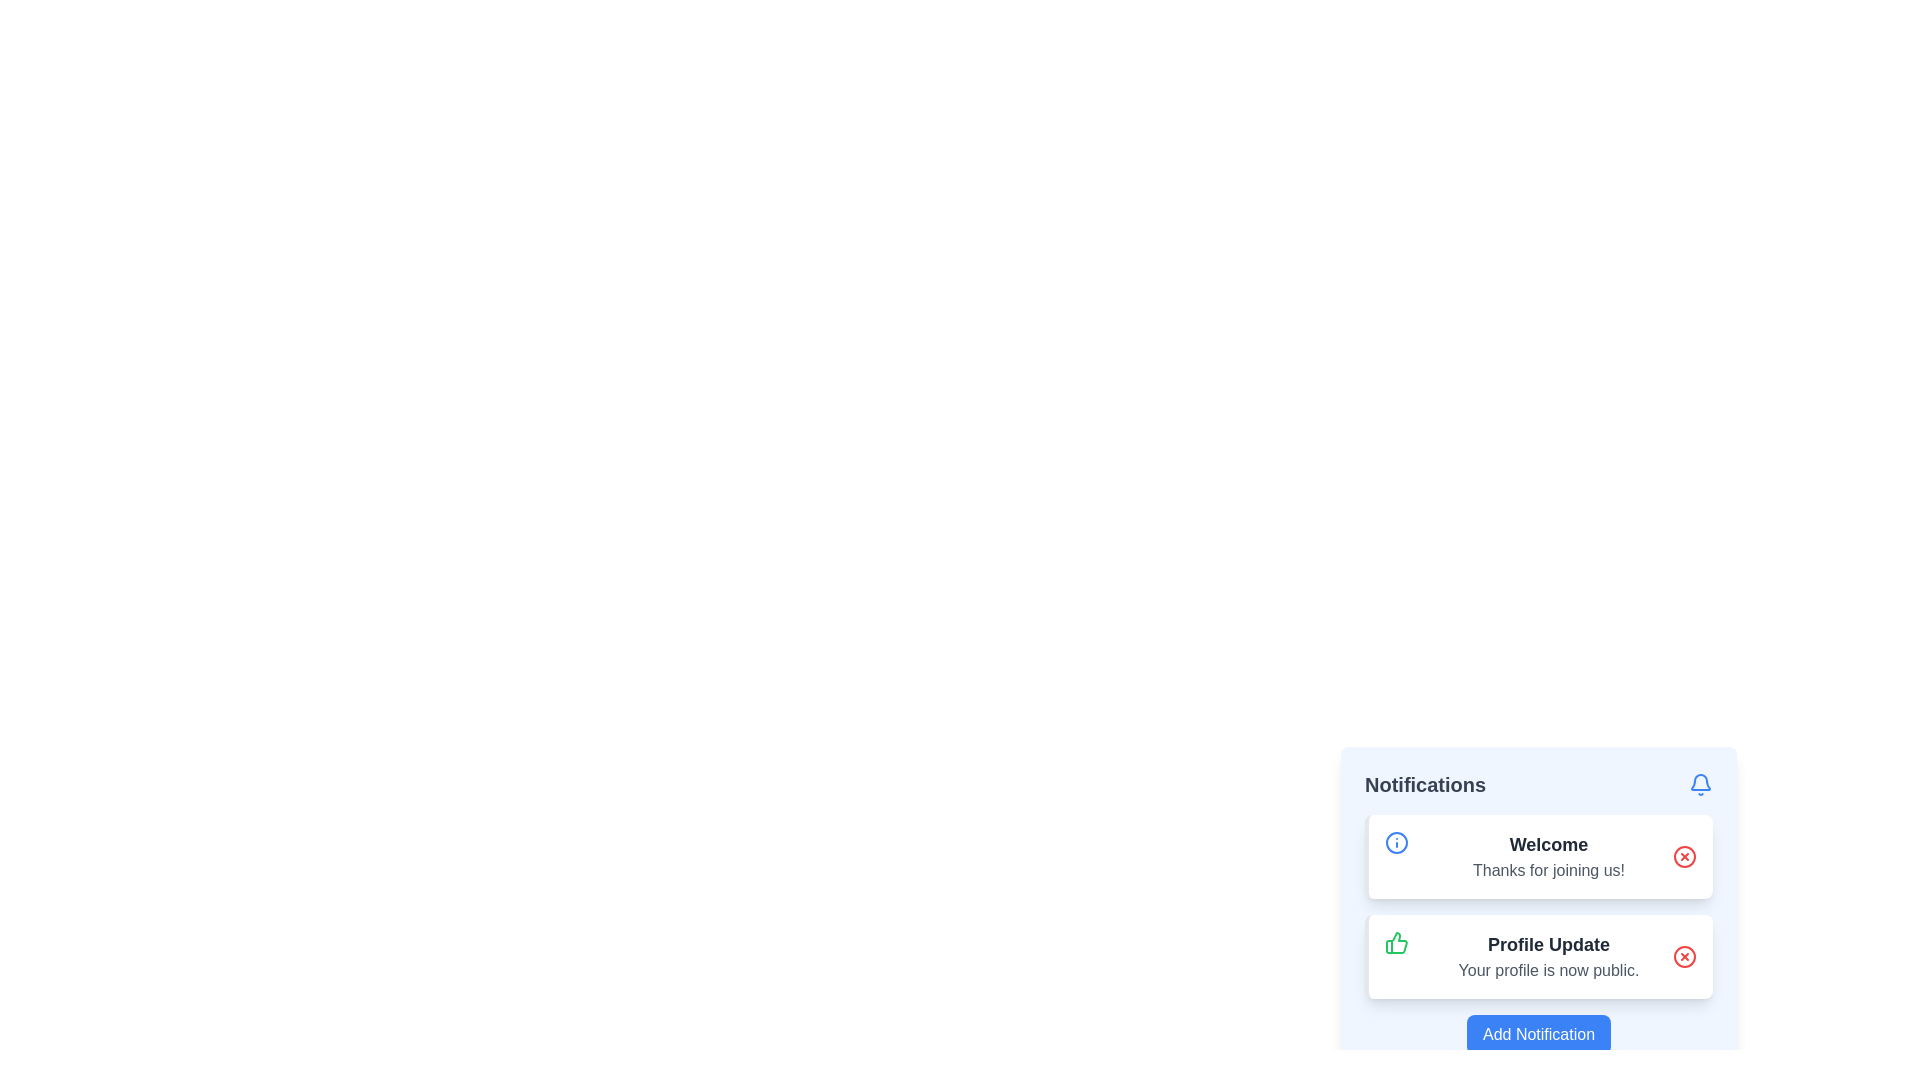  What do you see at coordinates (1548, 844) in the screenshot?
I see `text label displaying 'Welcome' in bold dark gray font located at the top of the first notification card` at bounding box center [1548, 844].